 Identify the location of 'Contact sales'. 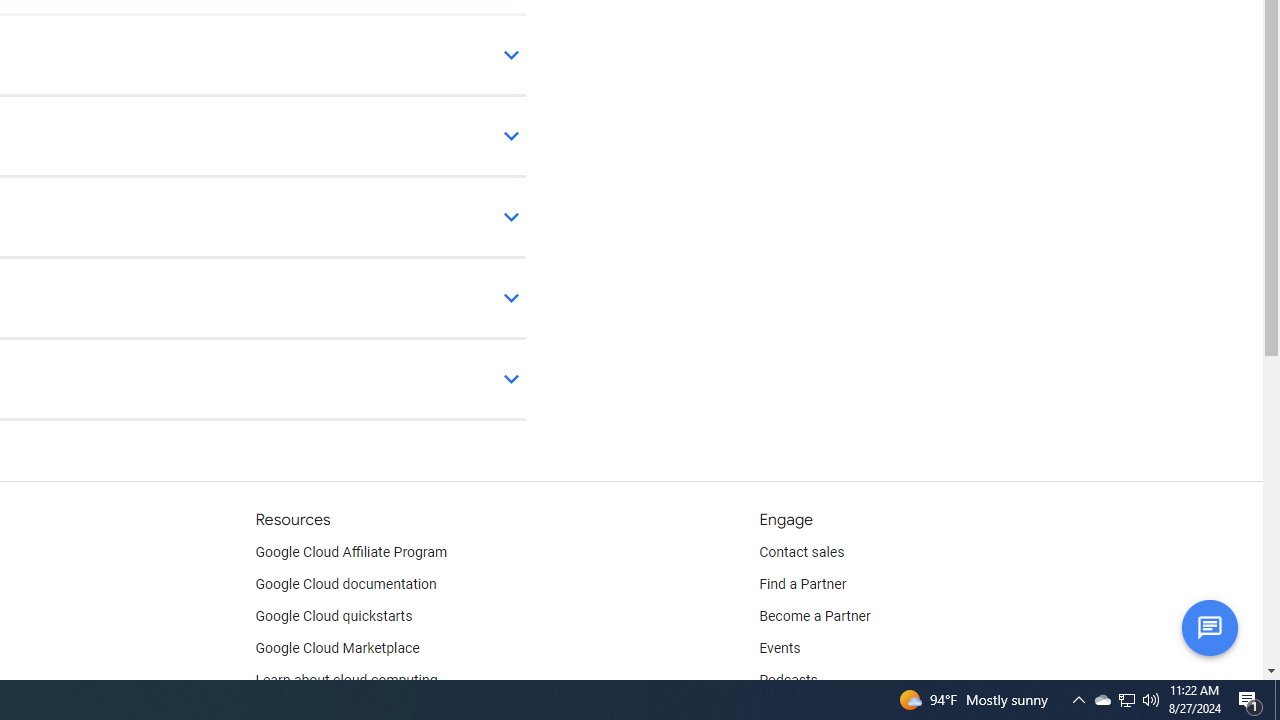
(801, 552).